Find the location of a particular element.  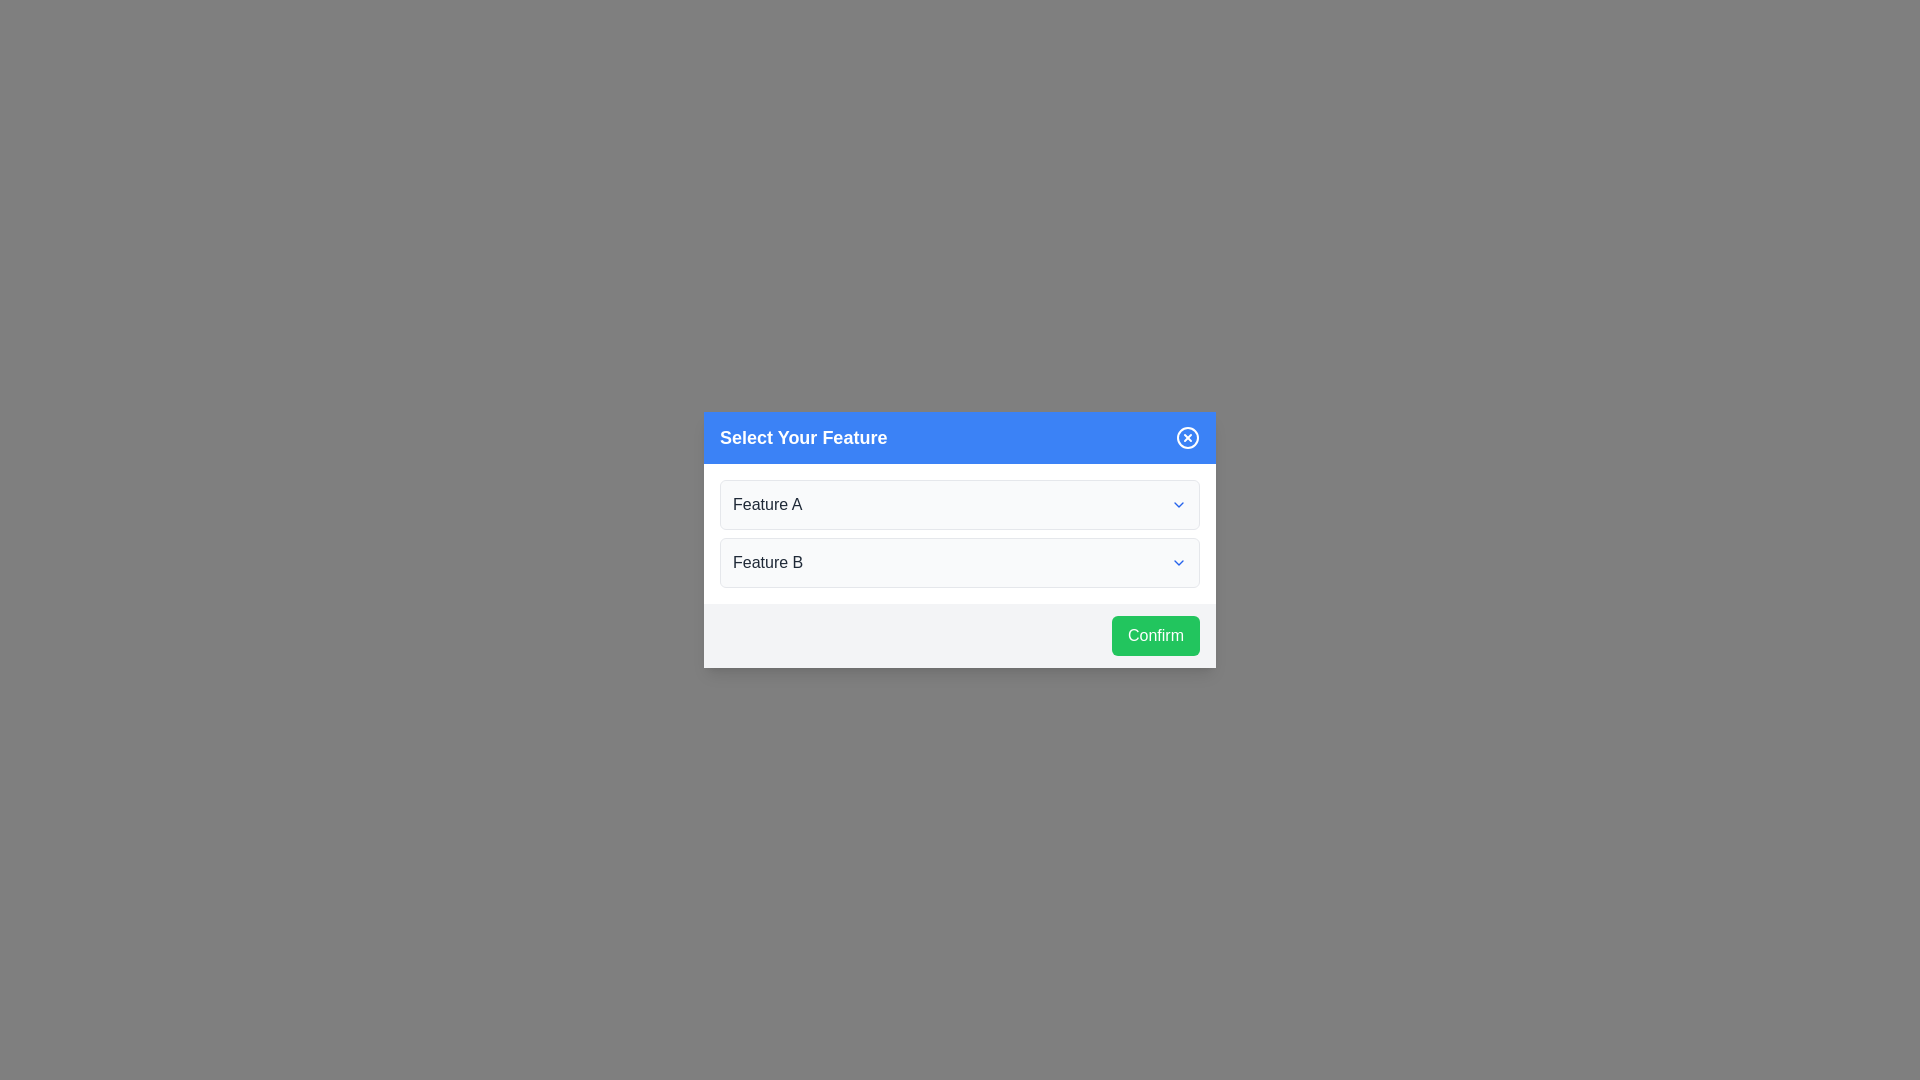

the green 'Confirm' button located in the lower-right corner of the modal dialog is located at coordinates (1156, 636).